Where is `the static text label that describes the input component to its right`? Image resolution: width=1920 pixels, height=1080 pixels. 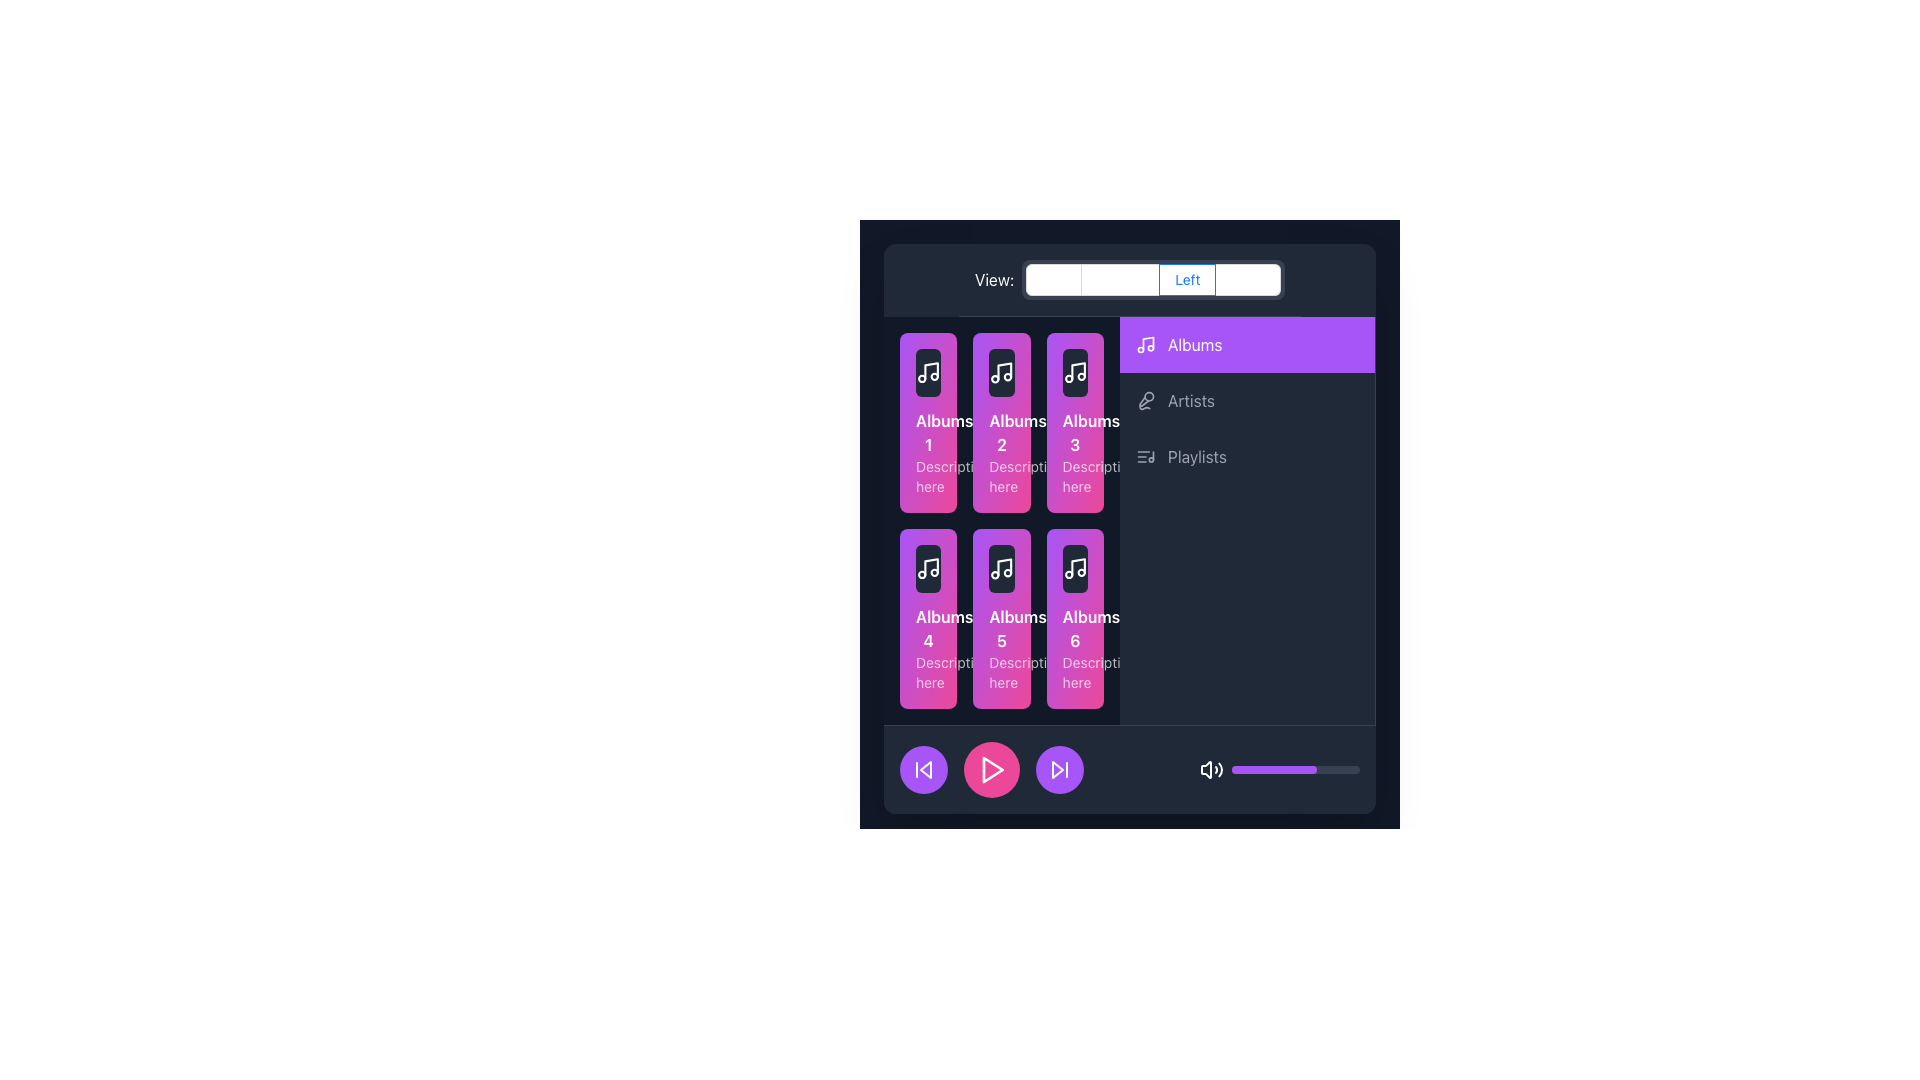 the static text label that describes the input component to its right is located at coordinates (994, 280).